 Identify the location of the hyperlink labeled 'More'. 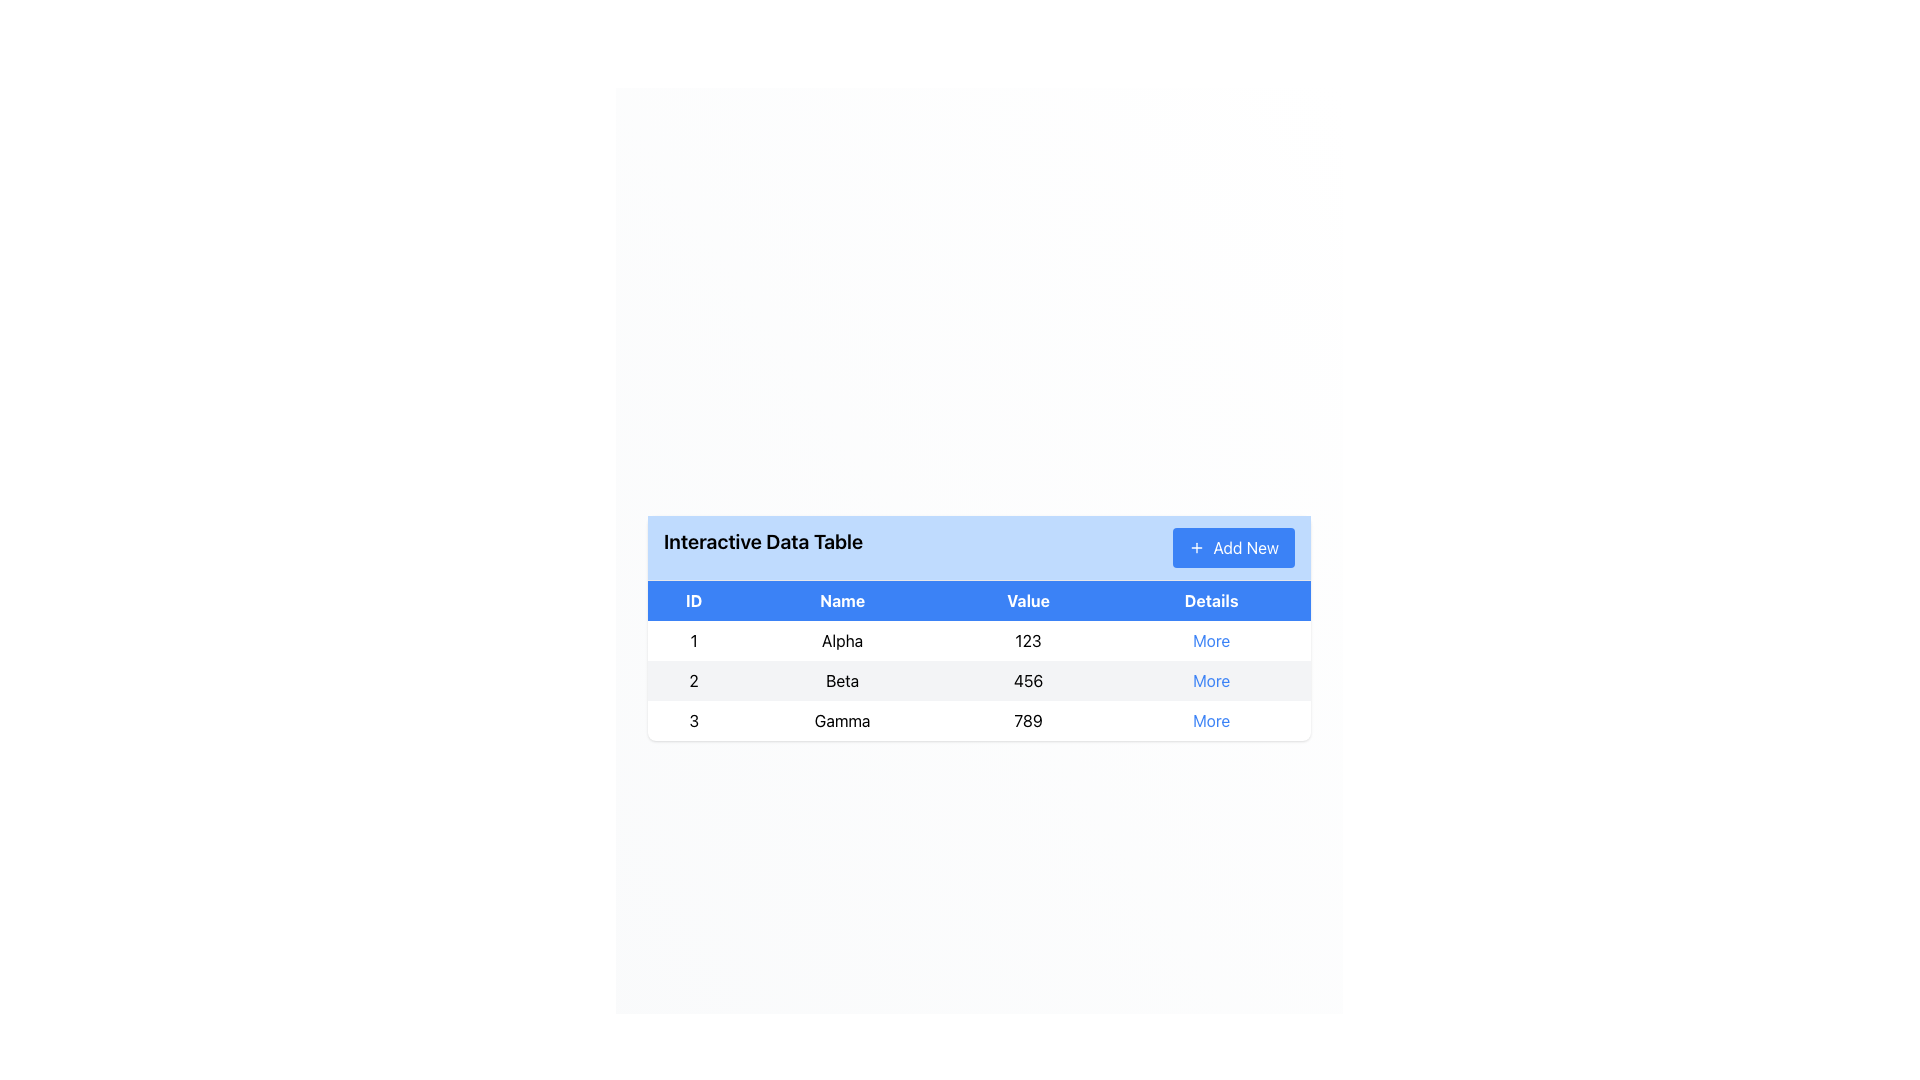
(1210, 679).